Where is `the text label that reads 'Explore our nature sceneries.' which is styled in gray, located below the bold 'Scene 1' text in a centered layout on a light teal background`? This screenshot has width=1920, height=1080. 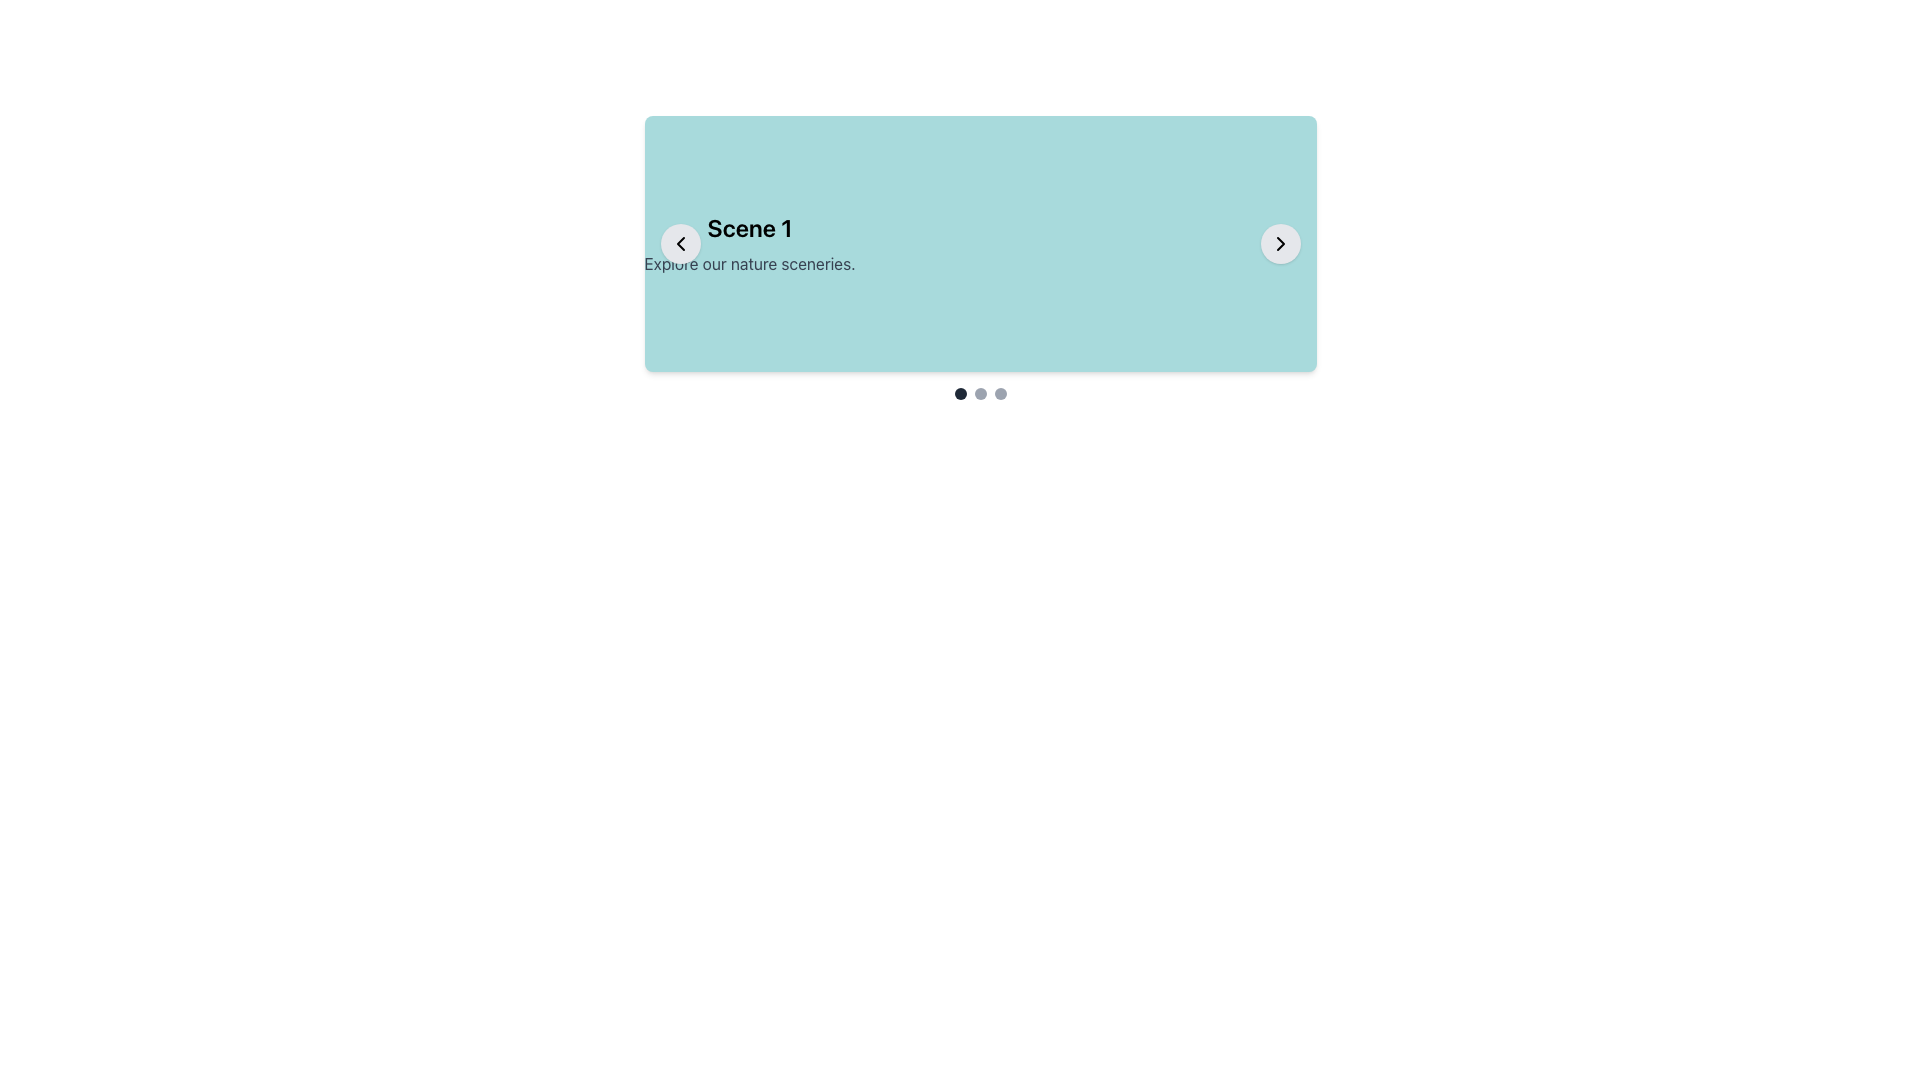
the text label that reads 'Explore our nature sceneries.' which is styled in gray, located below the bold 'Scene 1' text in a centered layout on a light teal background is located at coordinates (748, 262).